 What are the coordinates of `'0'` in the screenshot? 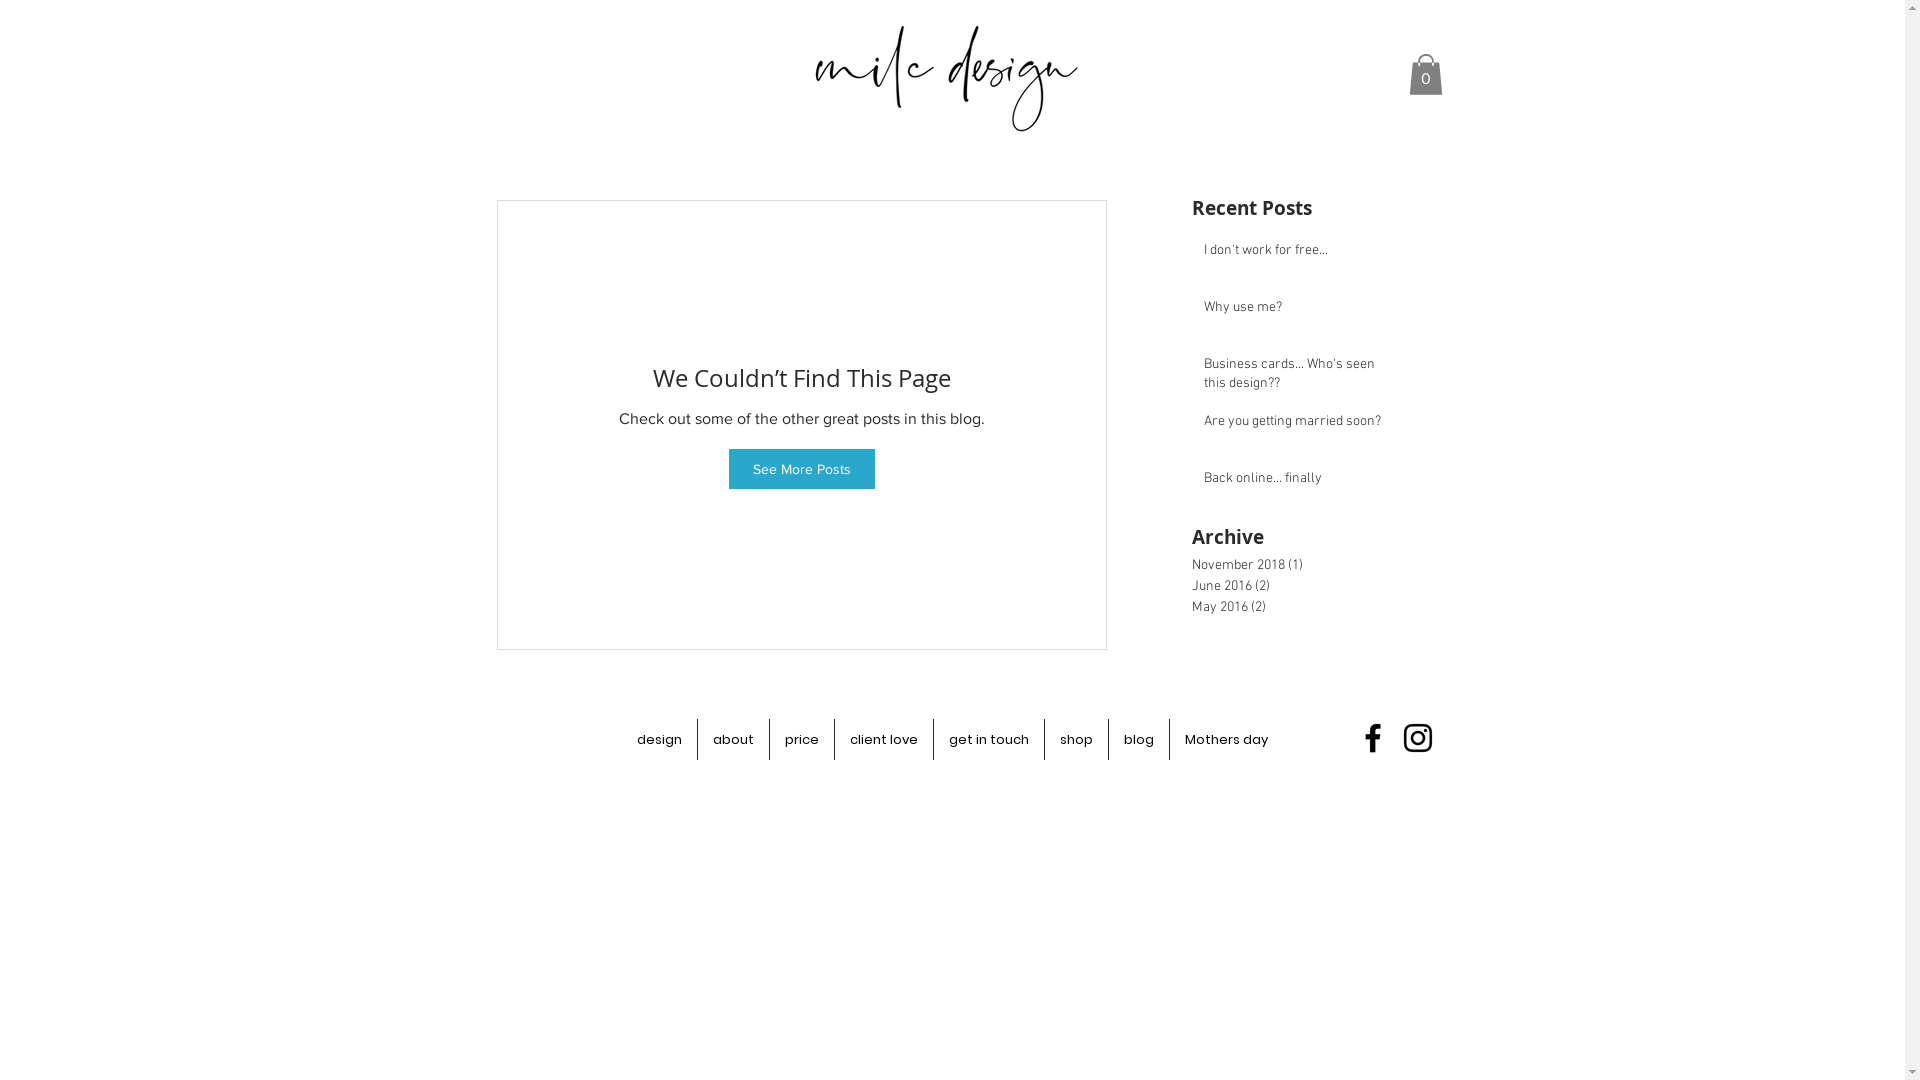 It's located at (1424, 73).